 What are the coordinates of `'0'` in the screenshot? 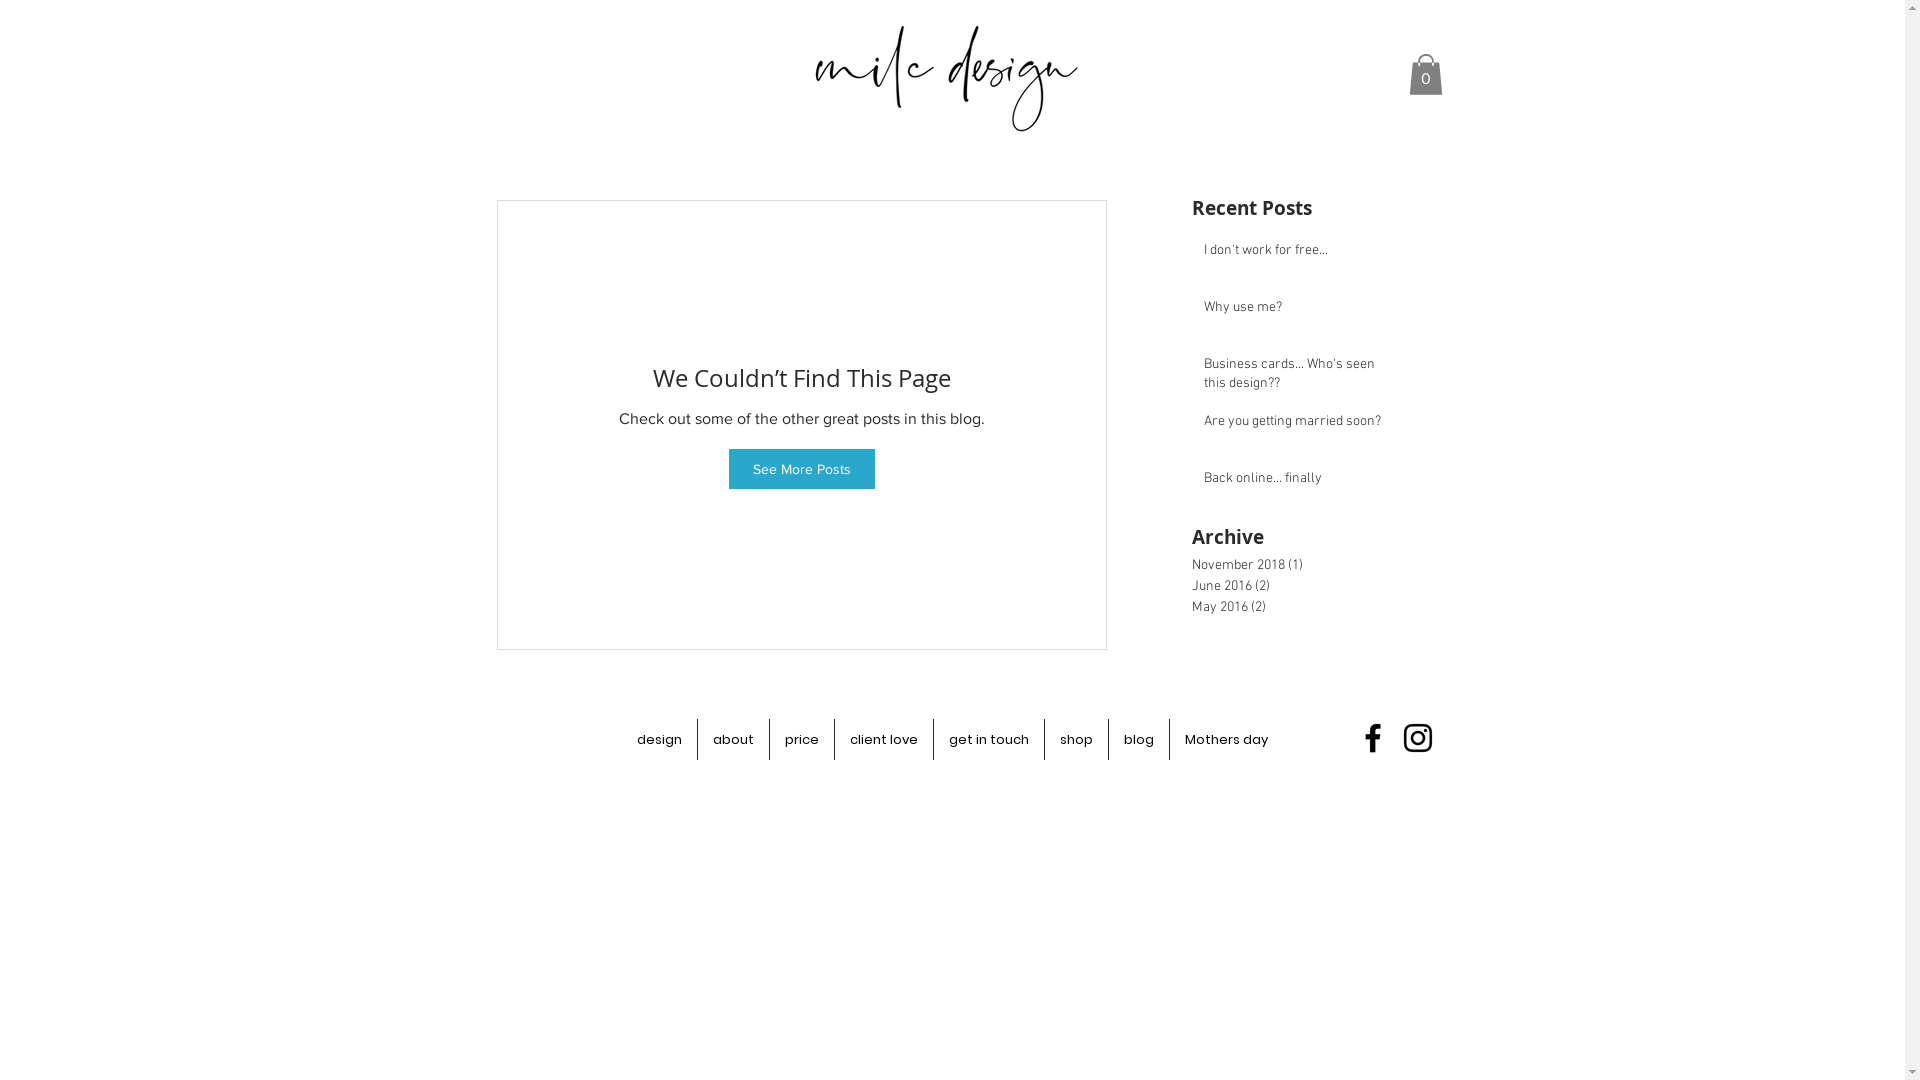 It's located at (1424, 73).